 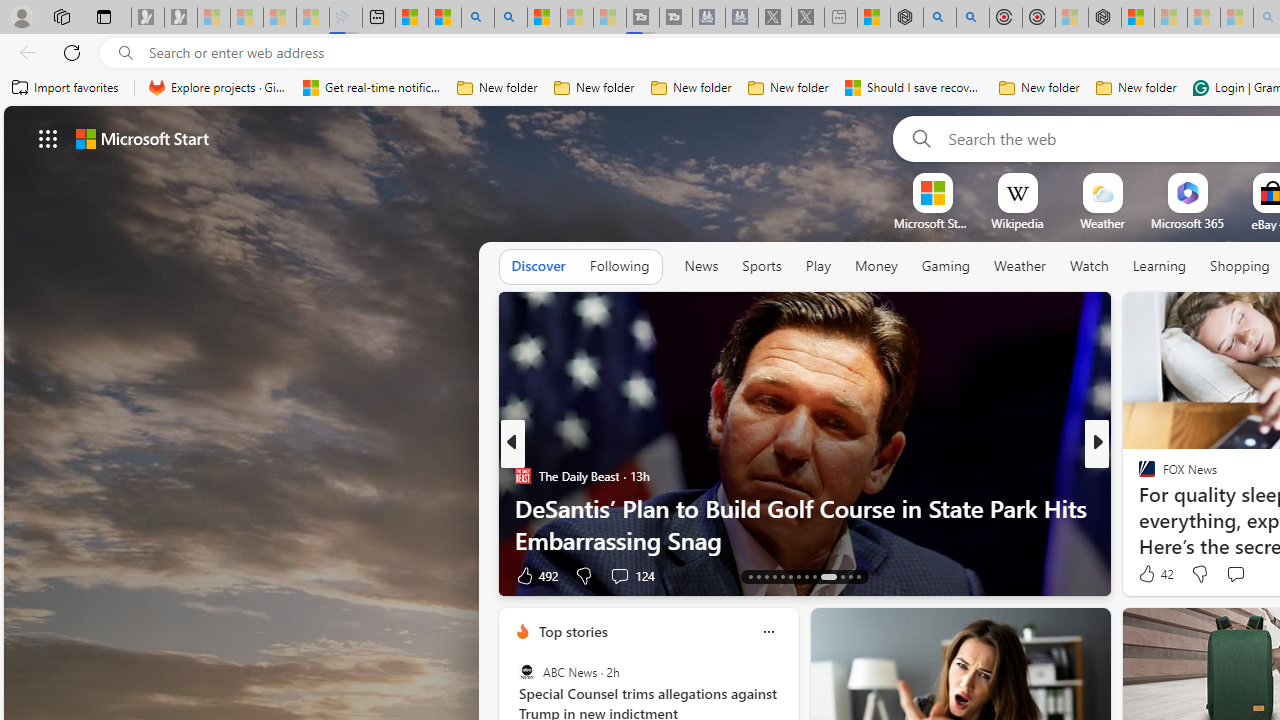 I want to click on 'X - Sleeping', so click(x=808, y=17).